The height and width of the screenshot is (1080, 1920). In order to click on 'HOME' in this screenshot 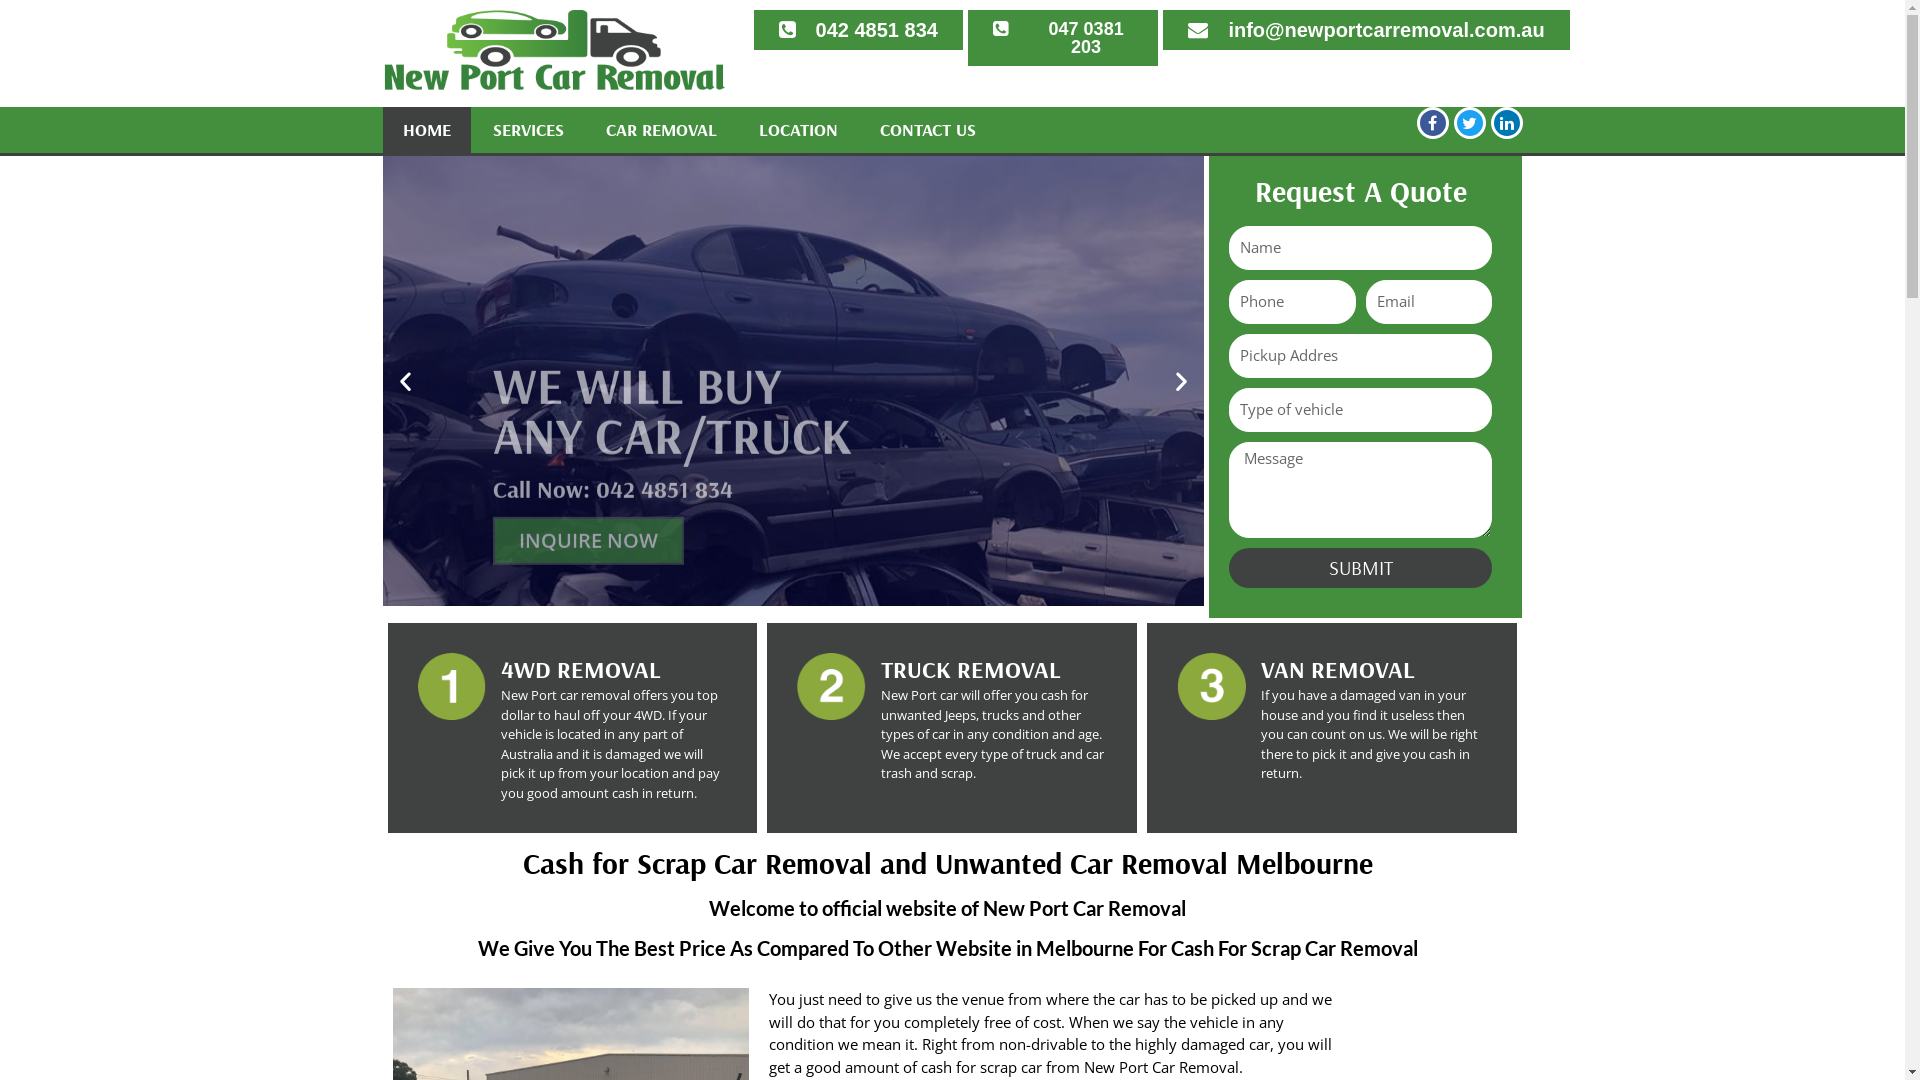, I will do `click(425, 130)`.